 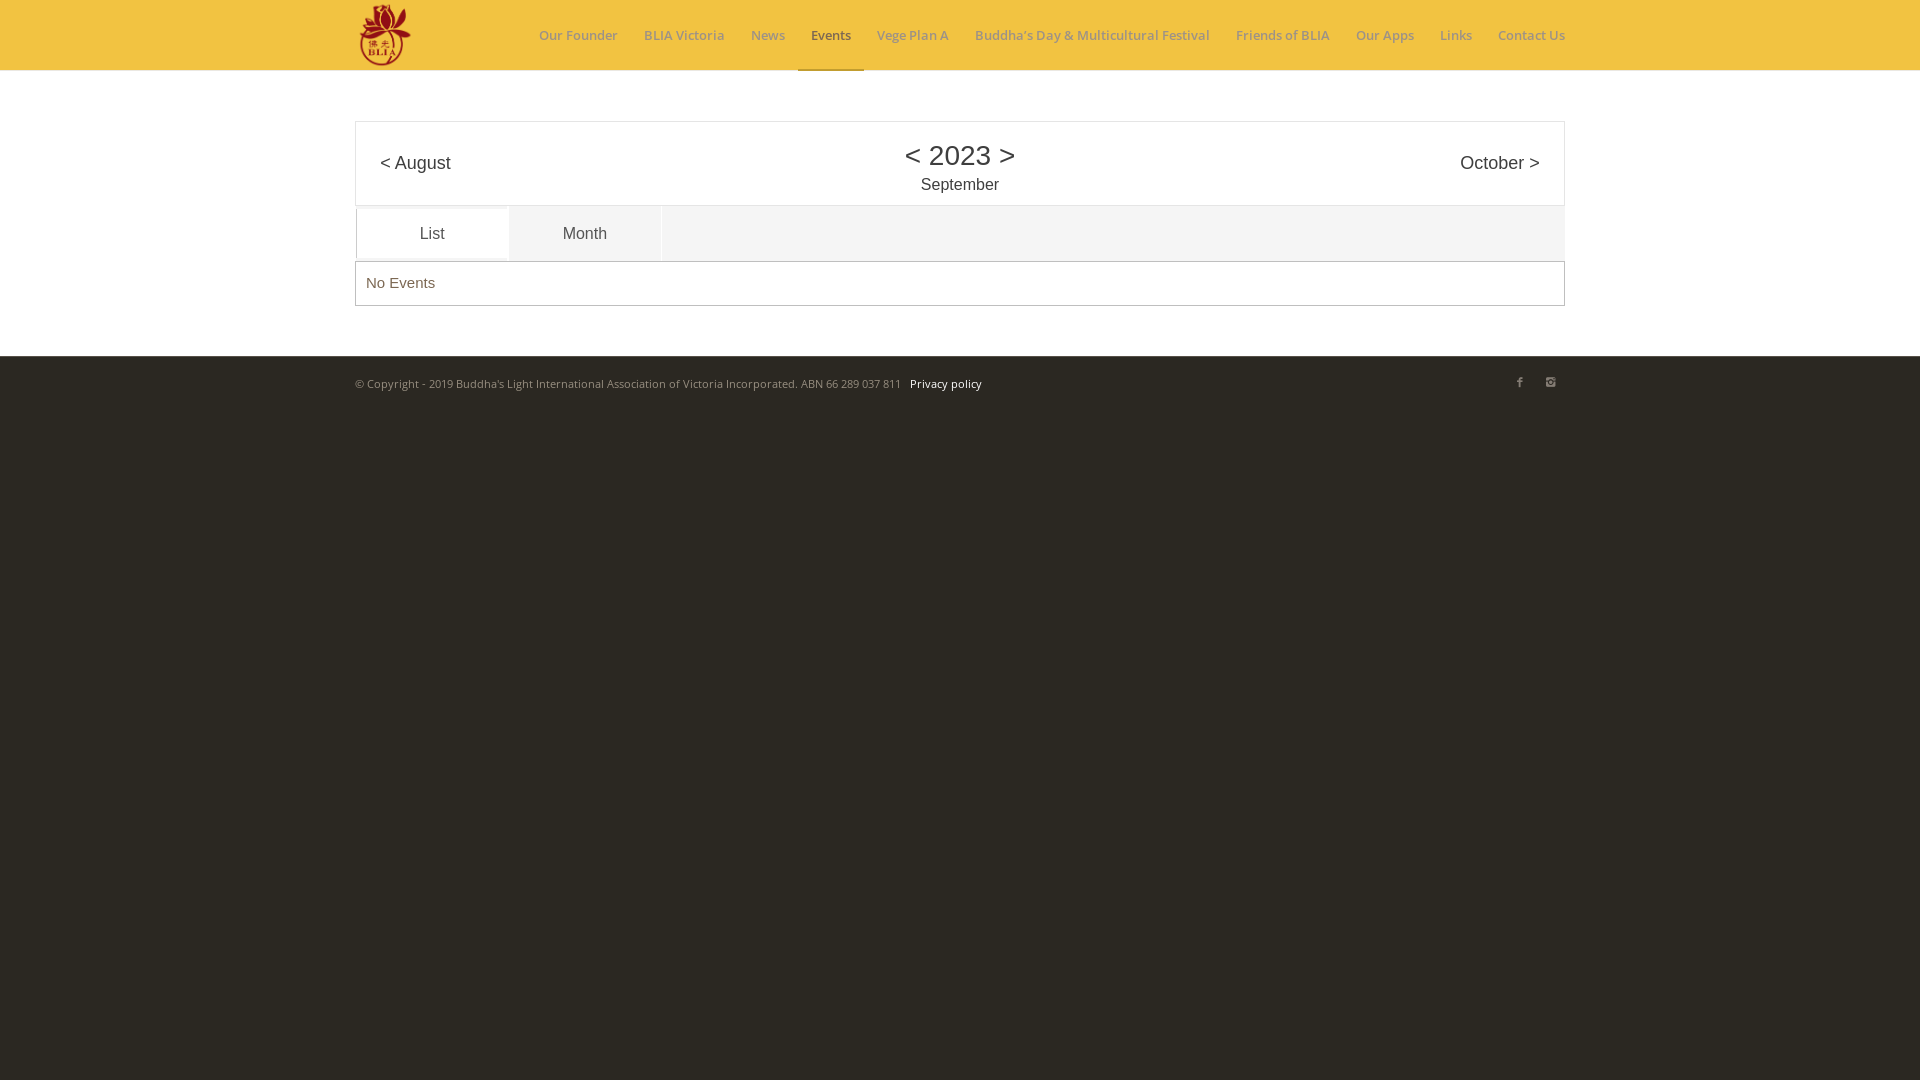 What do you see at coordinates (577, 34) in the screenshot?
I see `'Our Founder'` at bounding box center [577, 34].